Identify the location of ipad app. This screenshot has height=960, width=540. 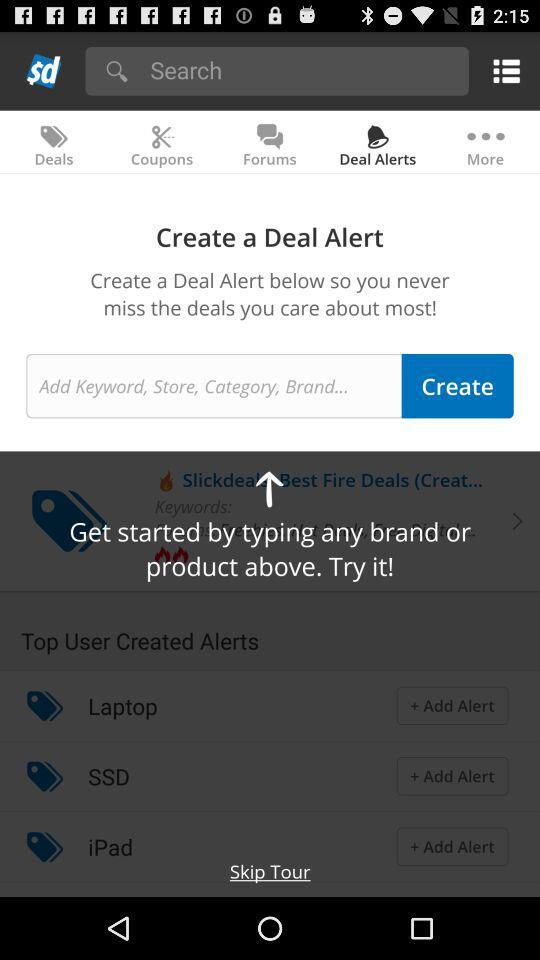
(110, 845).